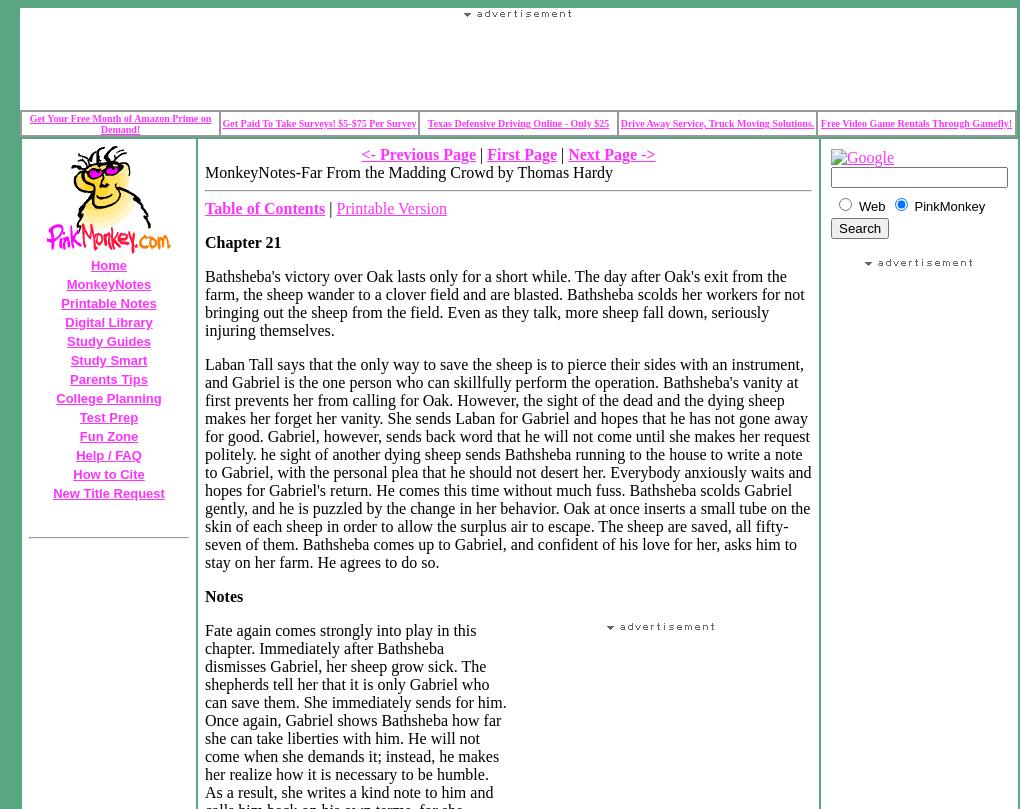 This screenshot has width=1020, height=809. I want to click on 'Study 
Smart', so click(107, 360).